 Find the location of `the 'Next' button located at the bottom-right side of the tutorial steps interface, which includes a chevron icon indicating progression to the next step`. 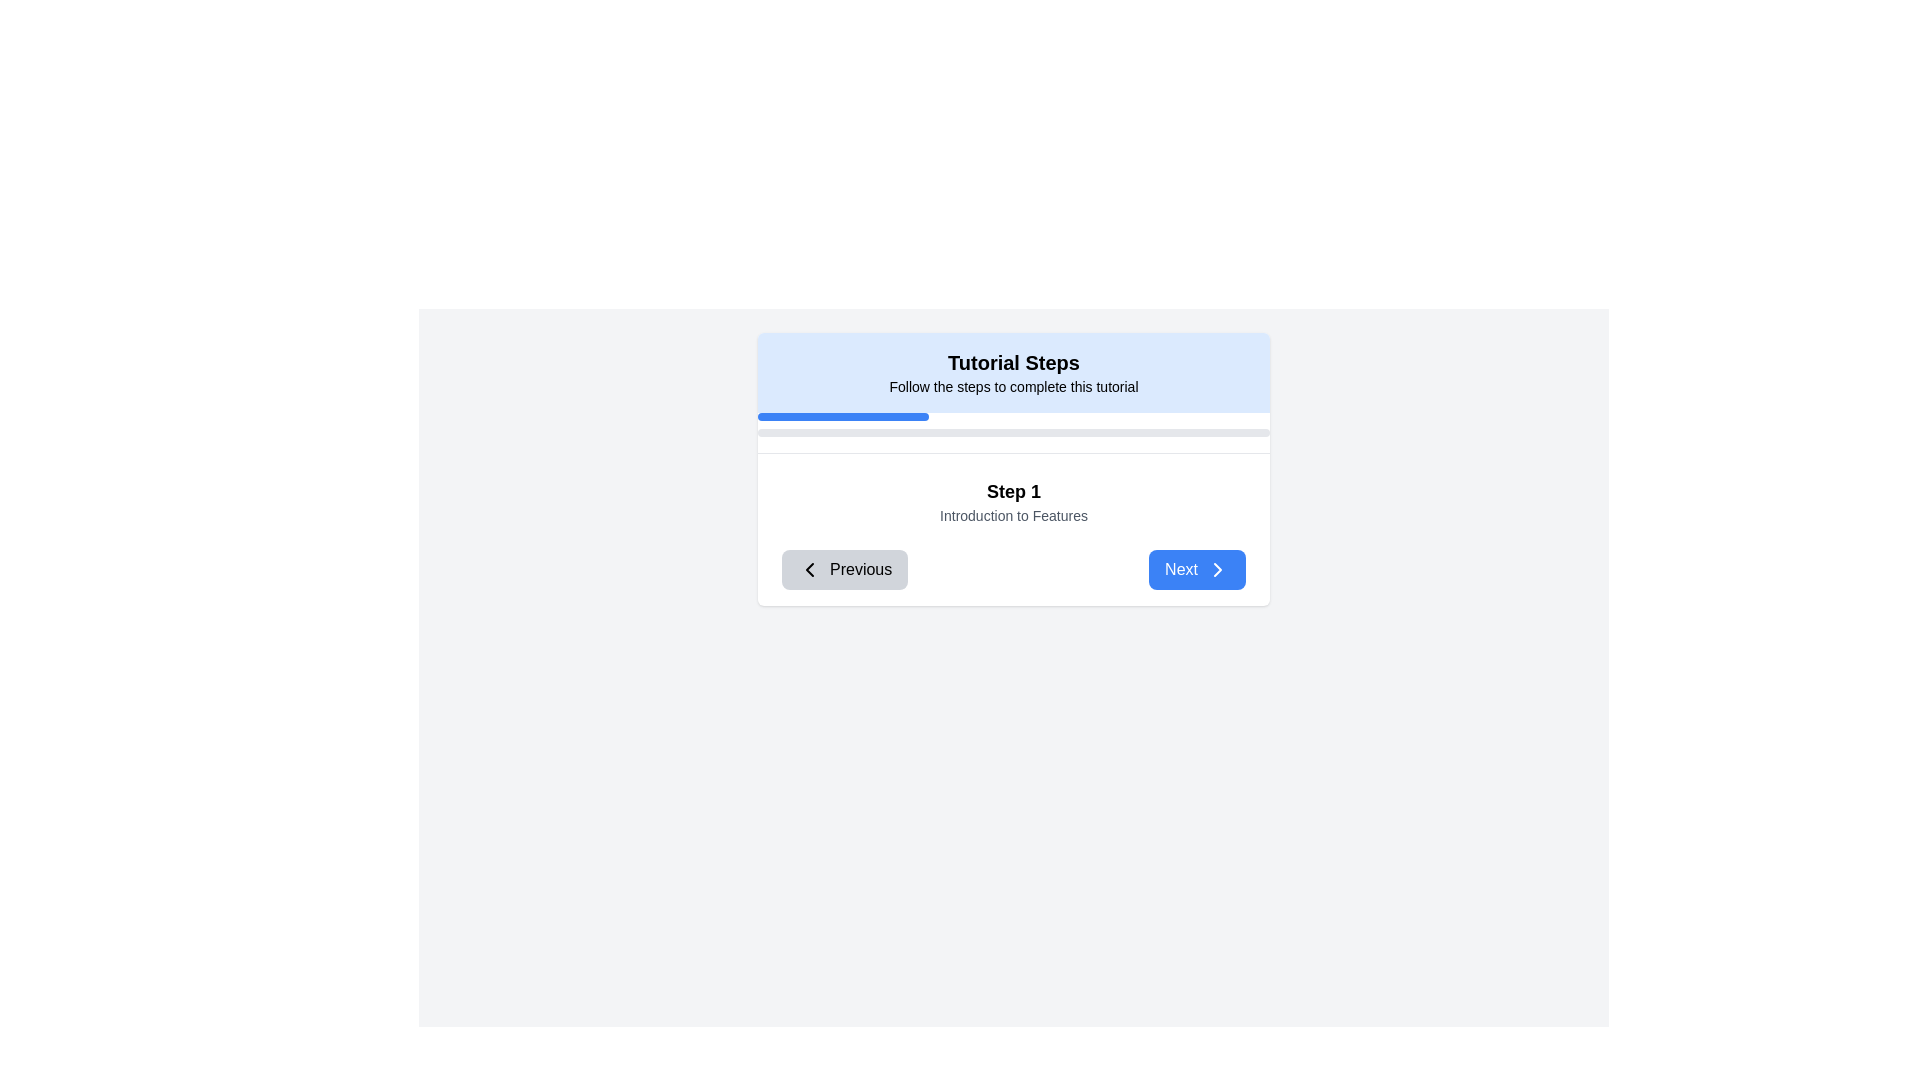

the 'Next' button located at the bottom-right side of the tutorial steps interface, which includes a chevron icon indicating progression to the next step is located at coordinates (1217, 570).